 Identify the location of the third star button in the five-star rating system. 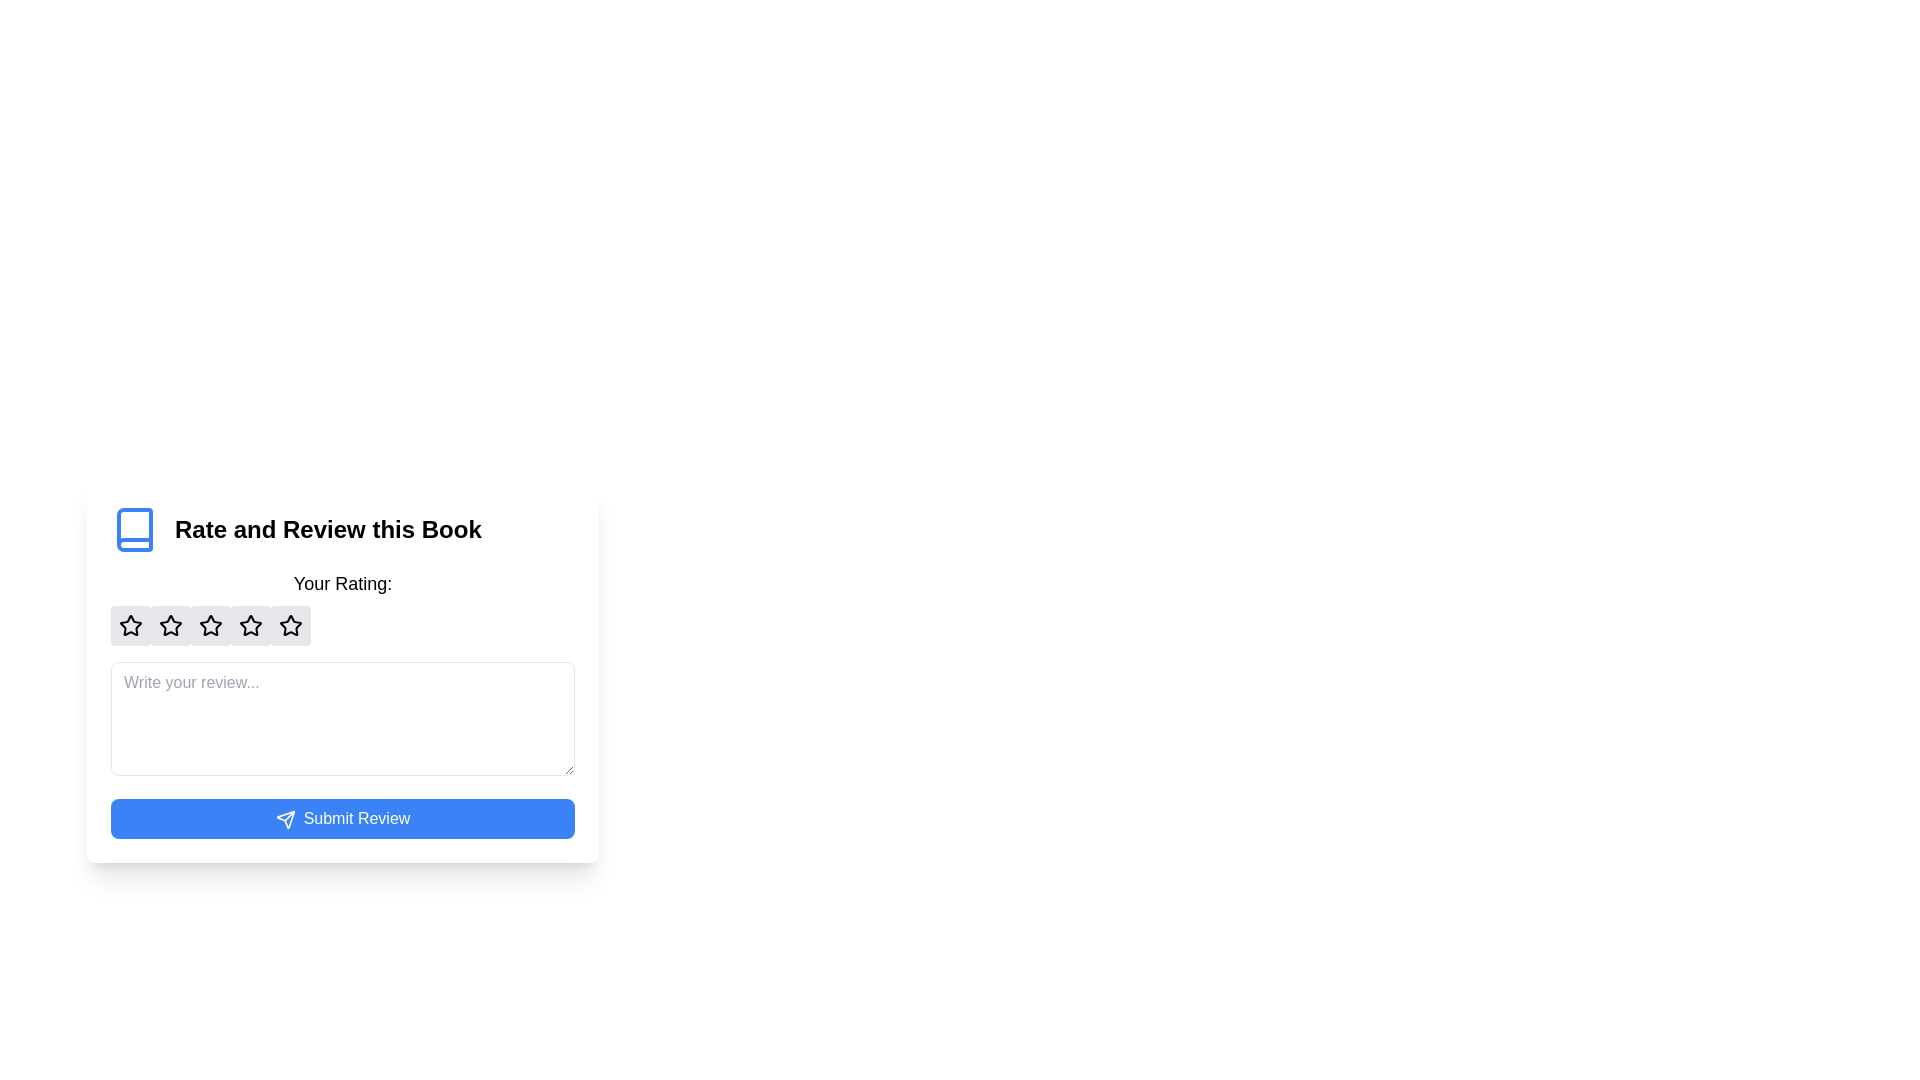
(211, 624).